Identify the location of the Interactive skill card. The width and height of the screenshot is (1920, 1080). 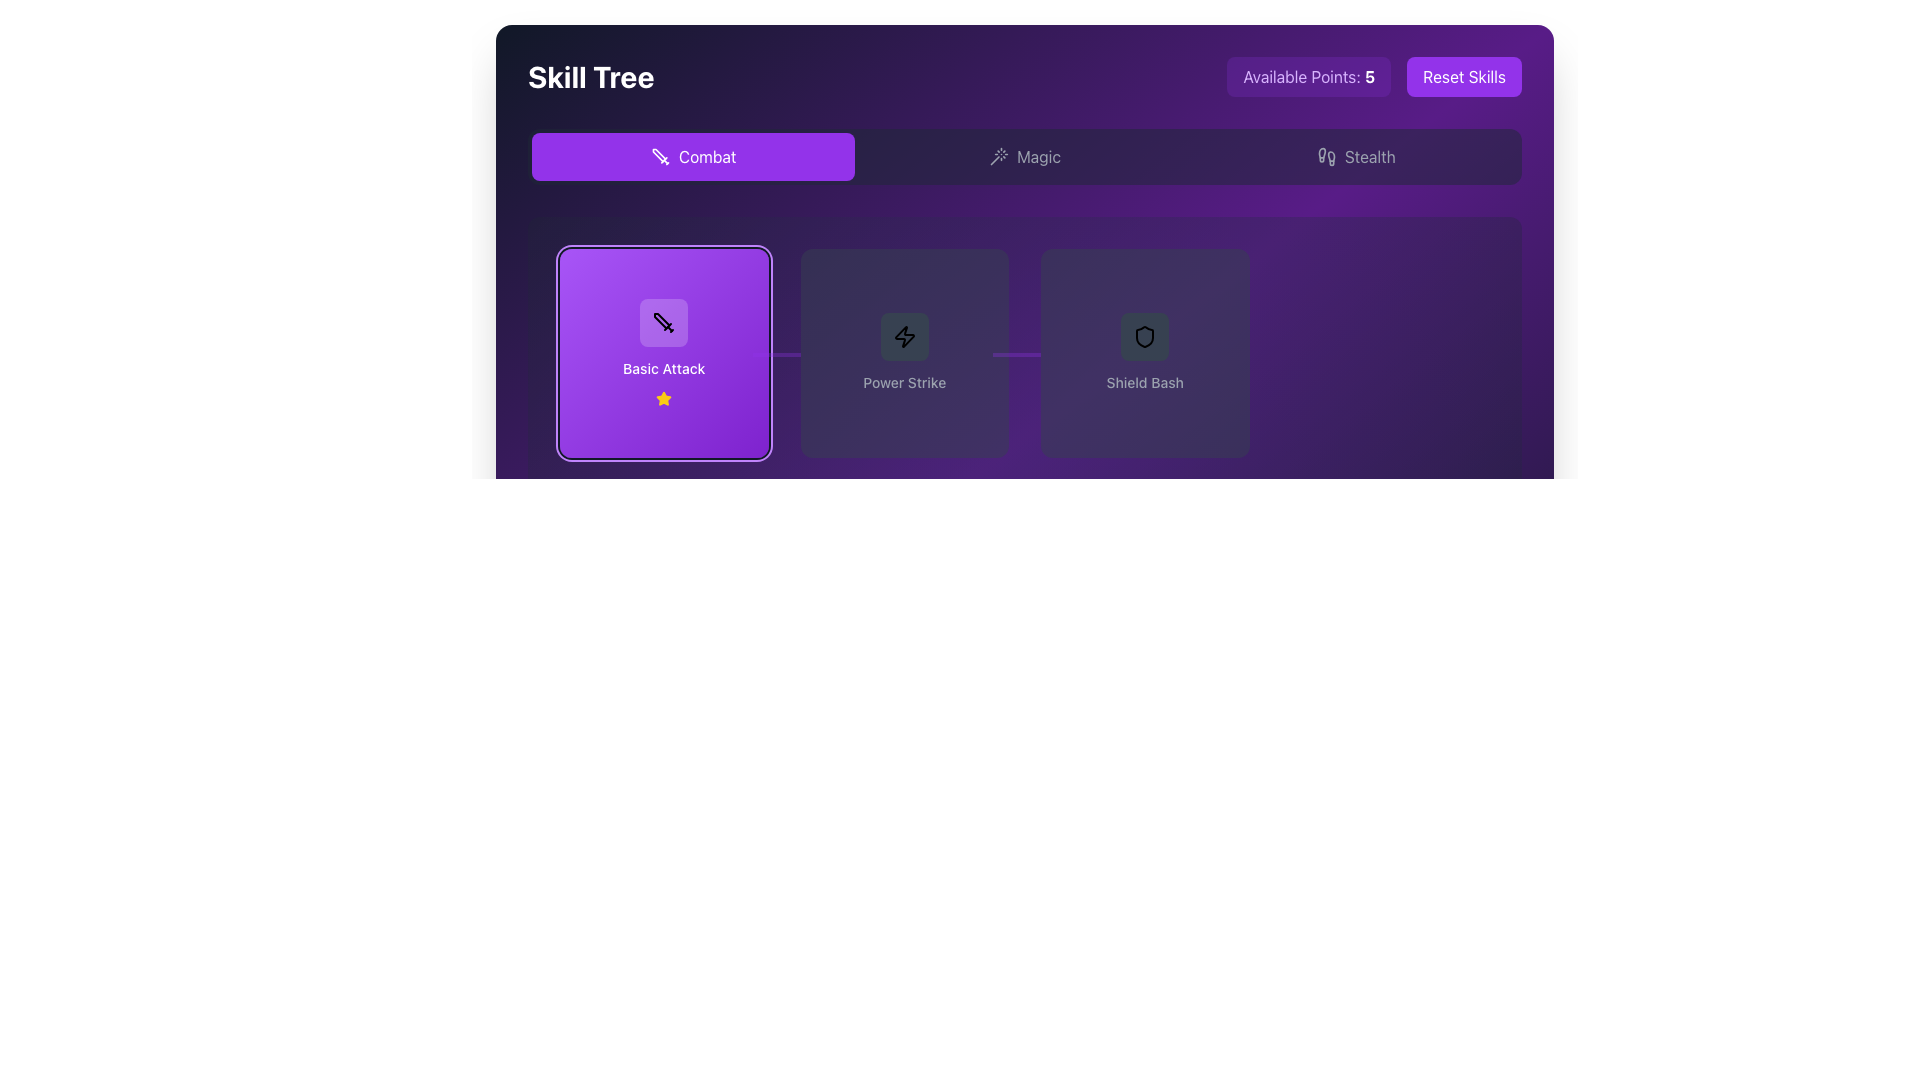
(1145, 352).